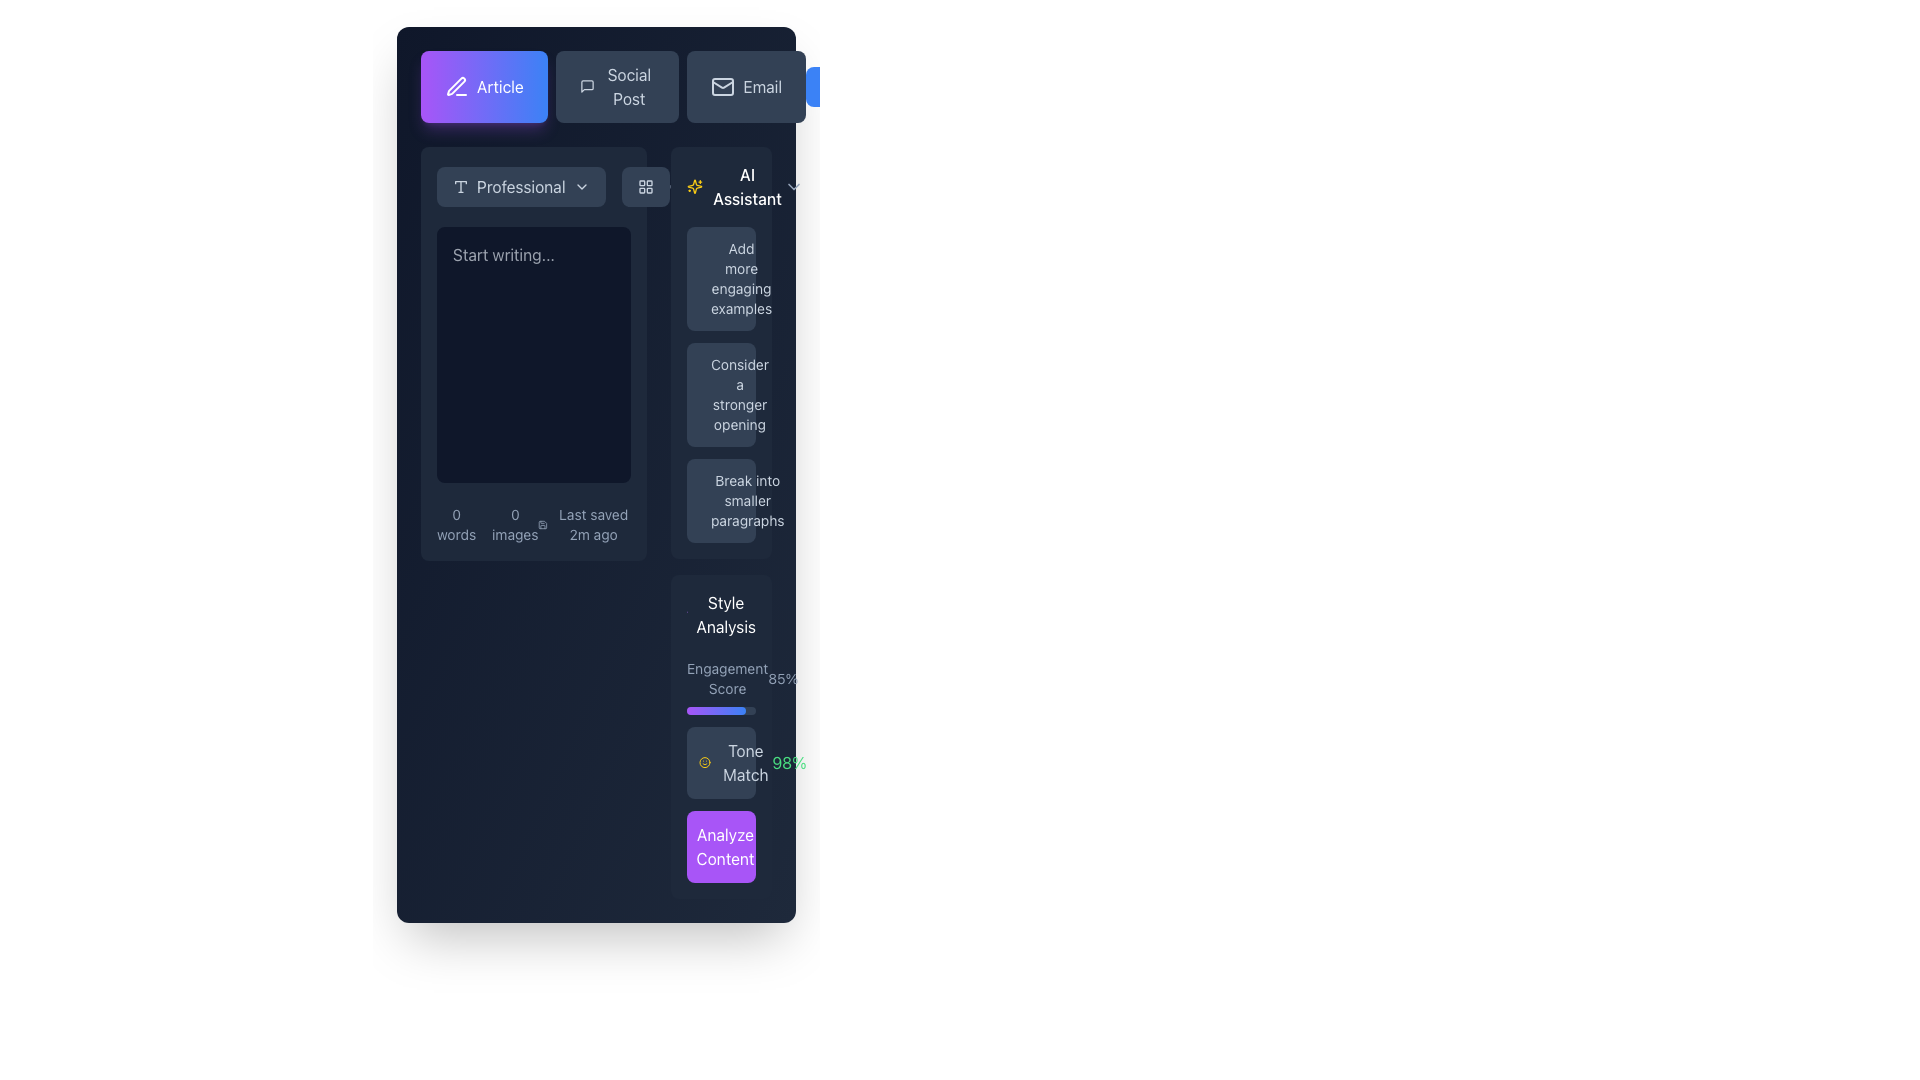 The height and width of the screenshot is (1080, 1920). Describe the element at coordinates (543, 523) in the screenshot. I see `the save status icon located to the left of the text 'Last saved 2m ago' at the bottom right of the text input area` at that location.